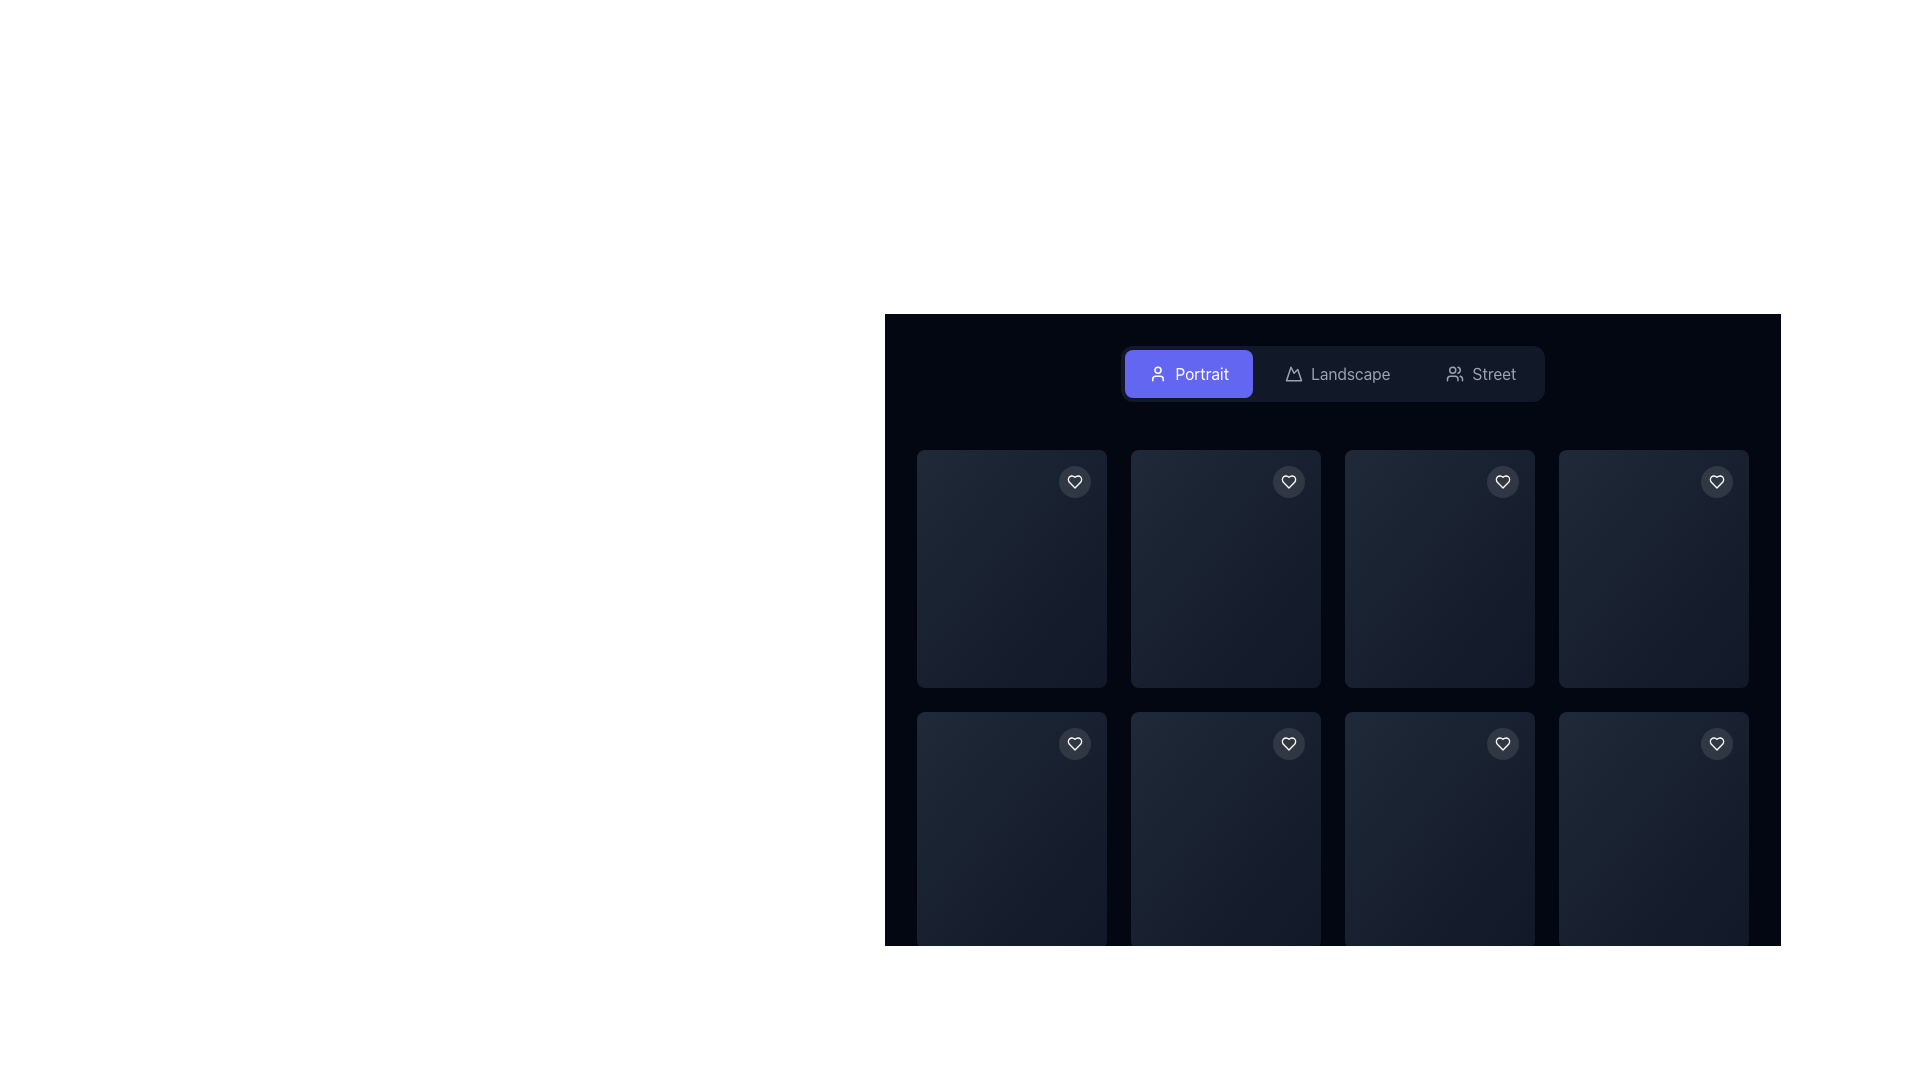  What do you see at coordinates (1074, 482) in the screenshot?
I see `the heart-shaped icon button located at the top-right corner of the rectangular card to observe visual feedback` at bounding box center [1074, 482].